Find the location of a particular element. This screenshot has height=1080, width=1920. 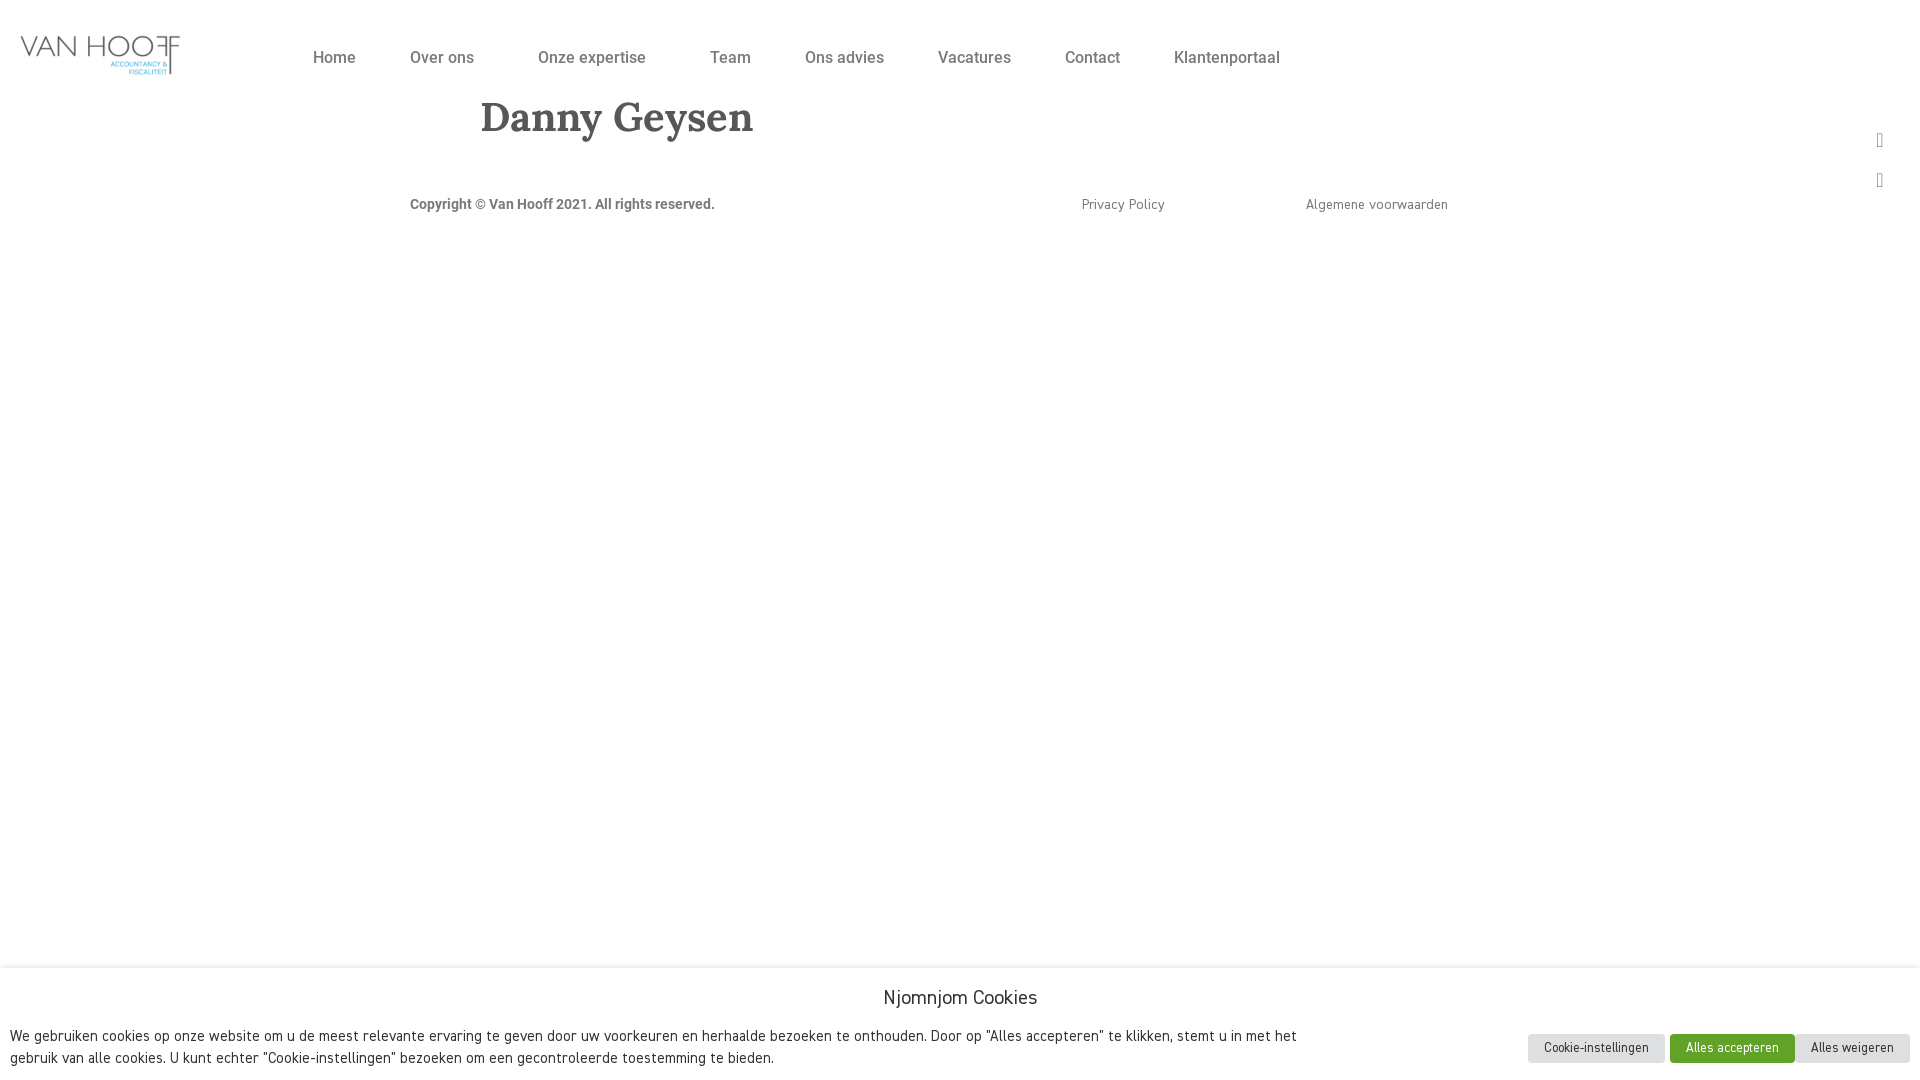

'Algemene voorwaarden' is located at coordinates (1305, 204).